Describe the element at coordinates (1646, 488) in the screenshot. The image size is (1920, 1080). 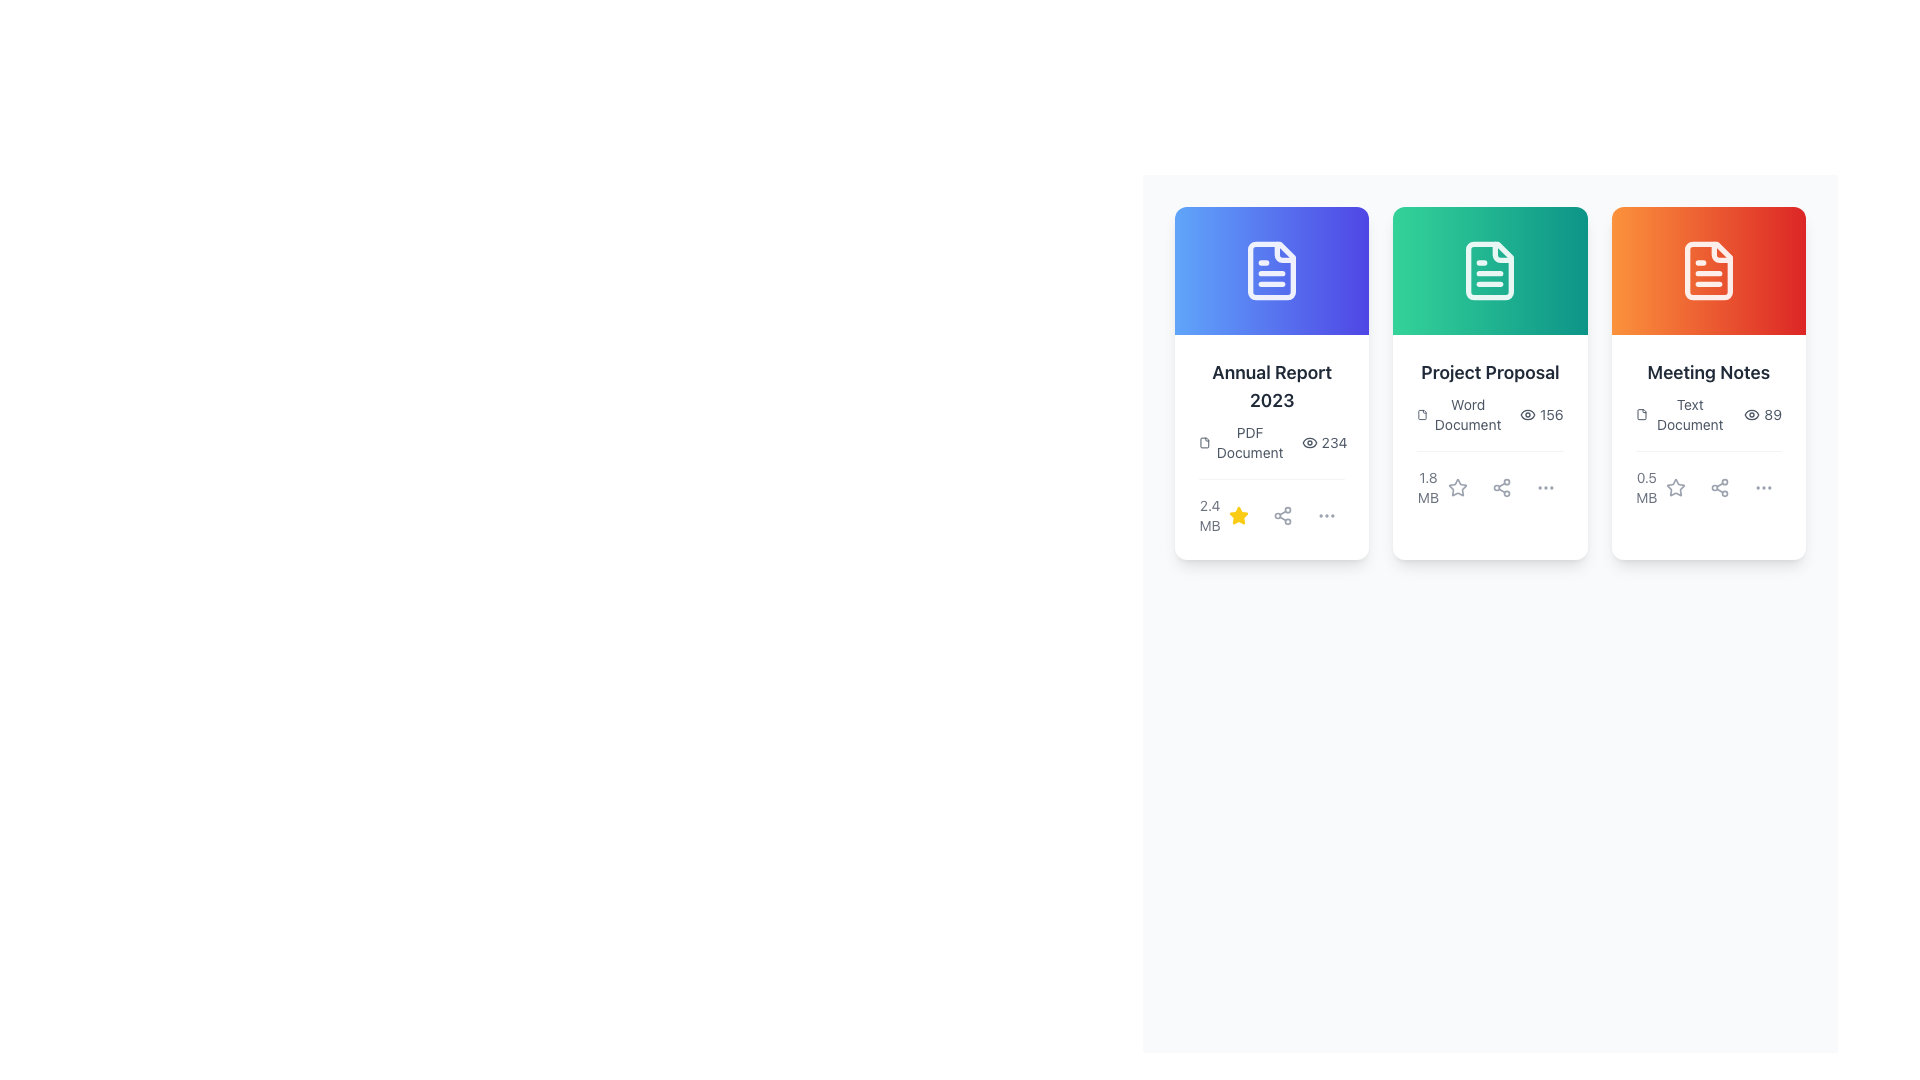
I see `the label displaying '0.5 MB' in gray color, located within the 'Meeting Notes' card, positioned at the bottom-left corner, below the descriptive text area` at that location.